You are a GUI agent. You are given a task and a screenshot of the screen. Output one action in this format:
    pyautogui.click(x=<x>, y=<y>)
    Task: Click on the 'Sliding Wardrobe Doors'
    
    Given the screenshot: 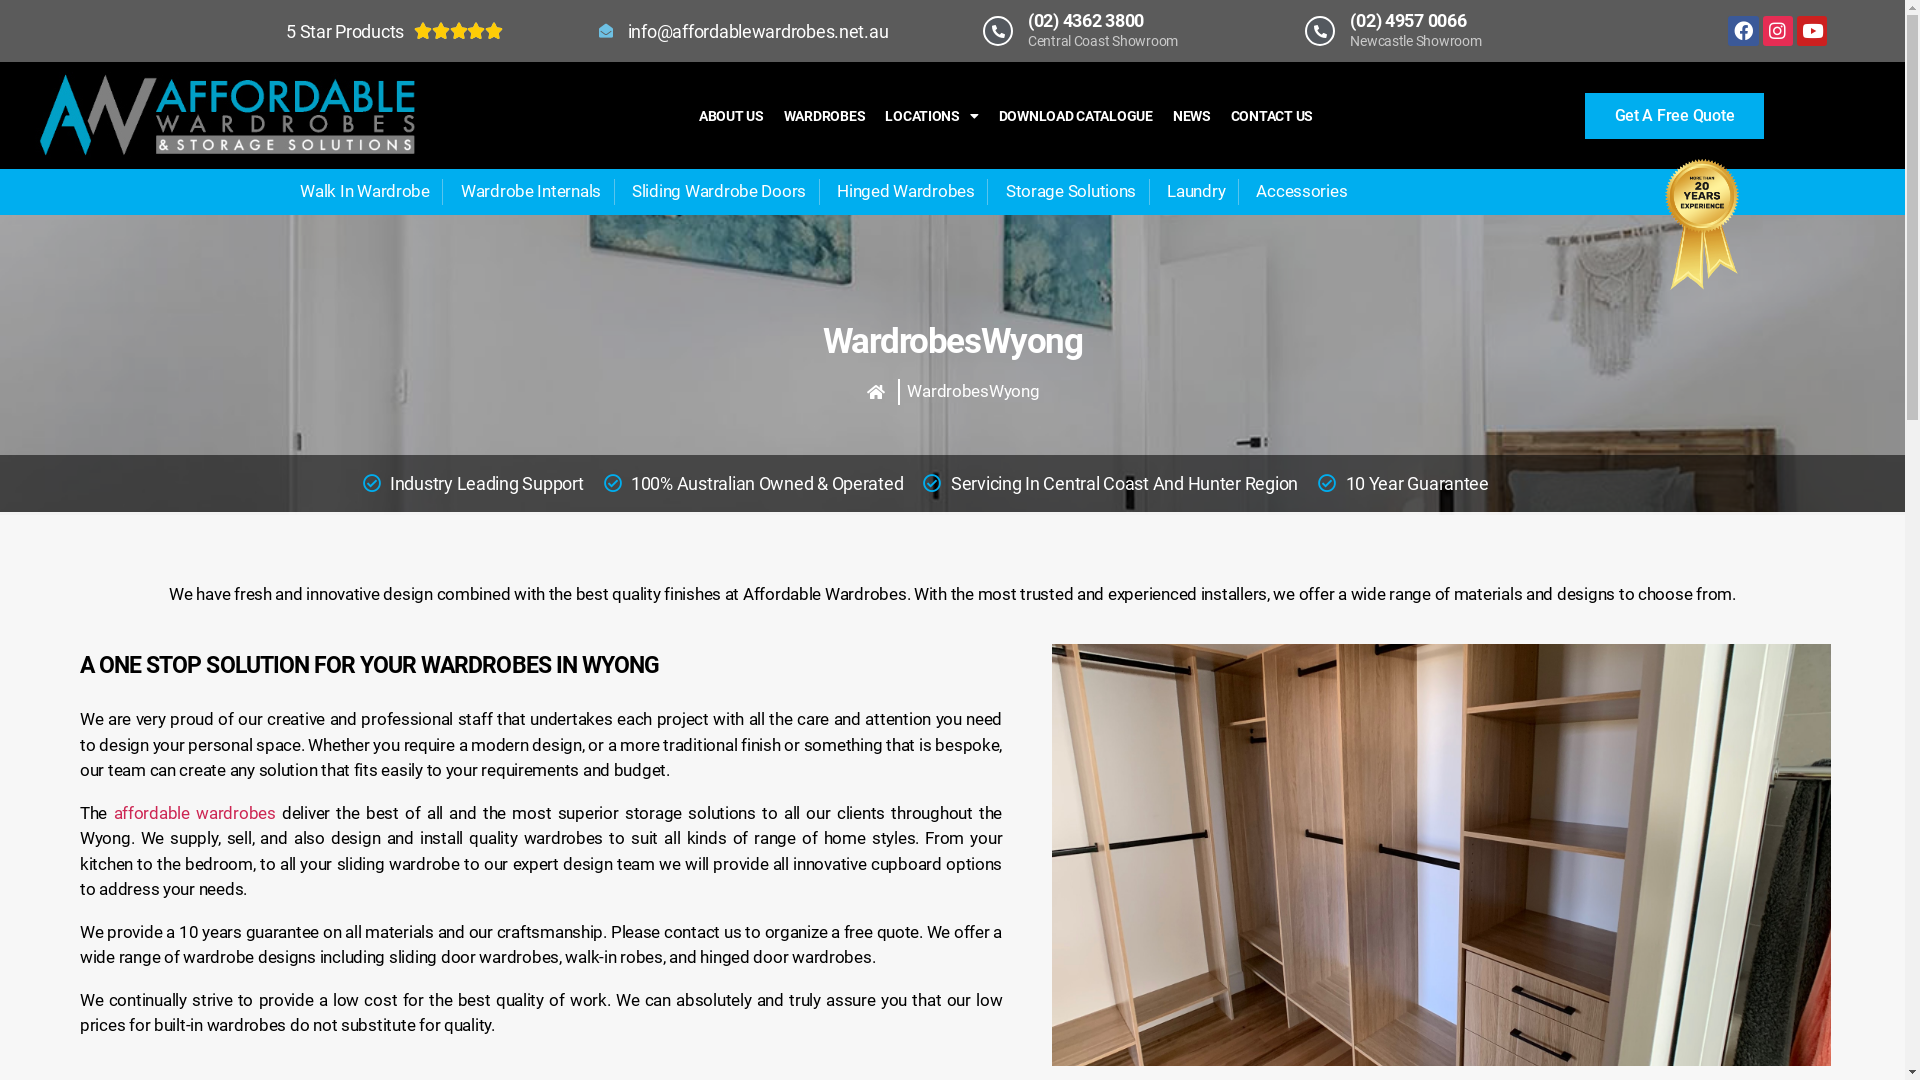 What is the action you would take?
    pyautogui.click(x=716, y=192)
    